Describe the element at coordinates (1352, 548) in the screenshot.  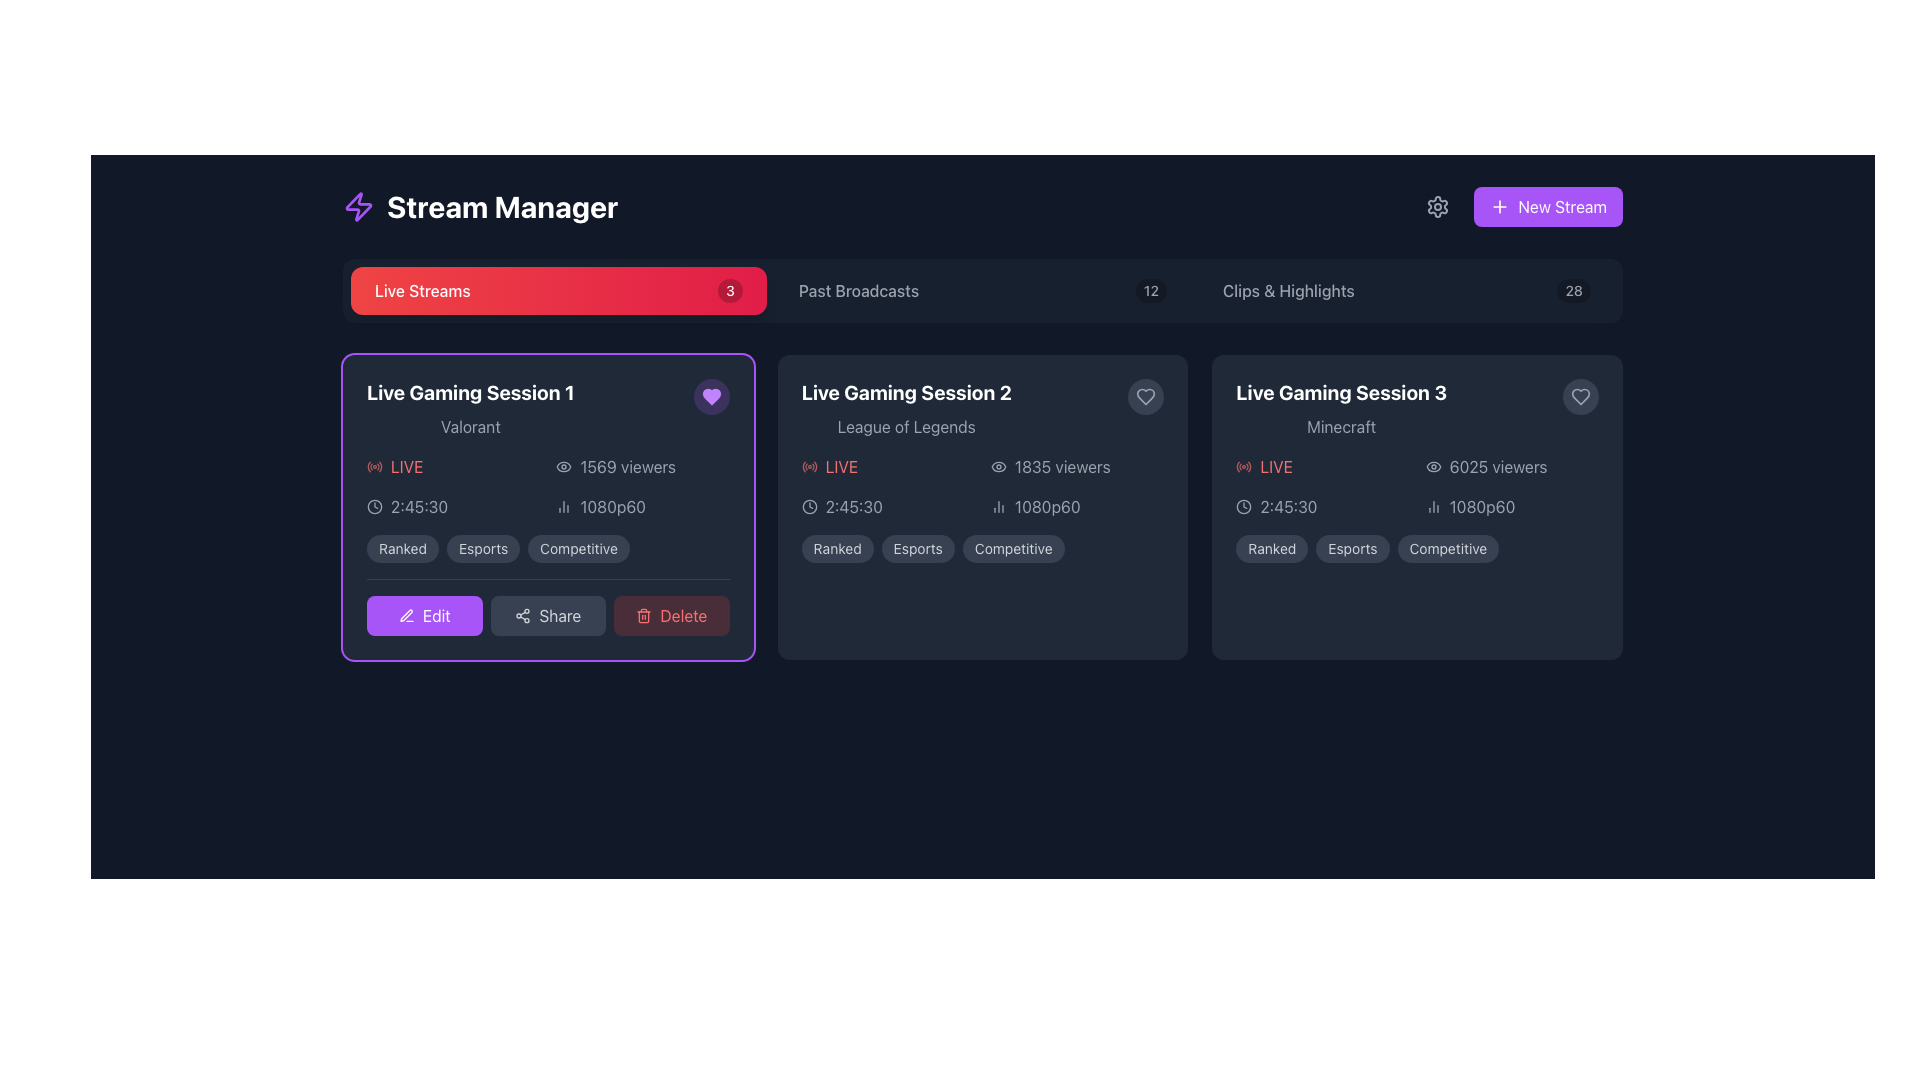
I see `'Esports' label, which is the second item in the group of three labels ('Ranked', 'Esports', 'Competitive') located below the session details in the 'Live Gaming Session 3' card` at that location.